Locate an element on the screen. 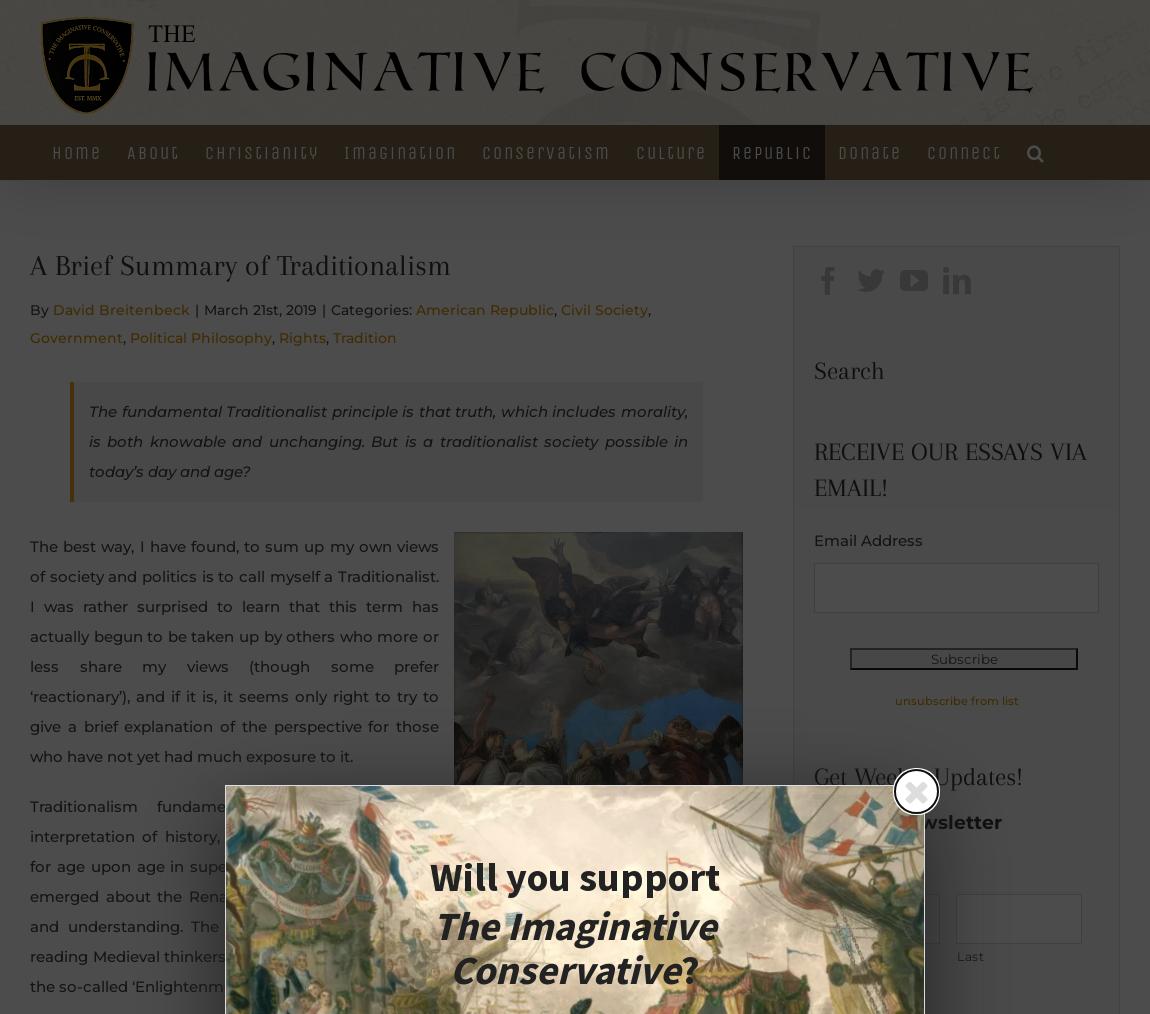 Image resolution: width=1150 pixels, height=1014 pixels. 'Music' is located at coordinates (663, 378).